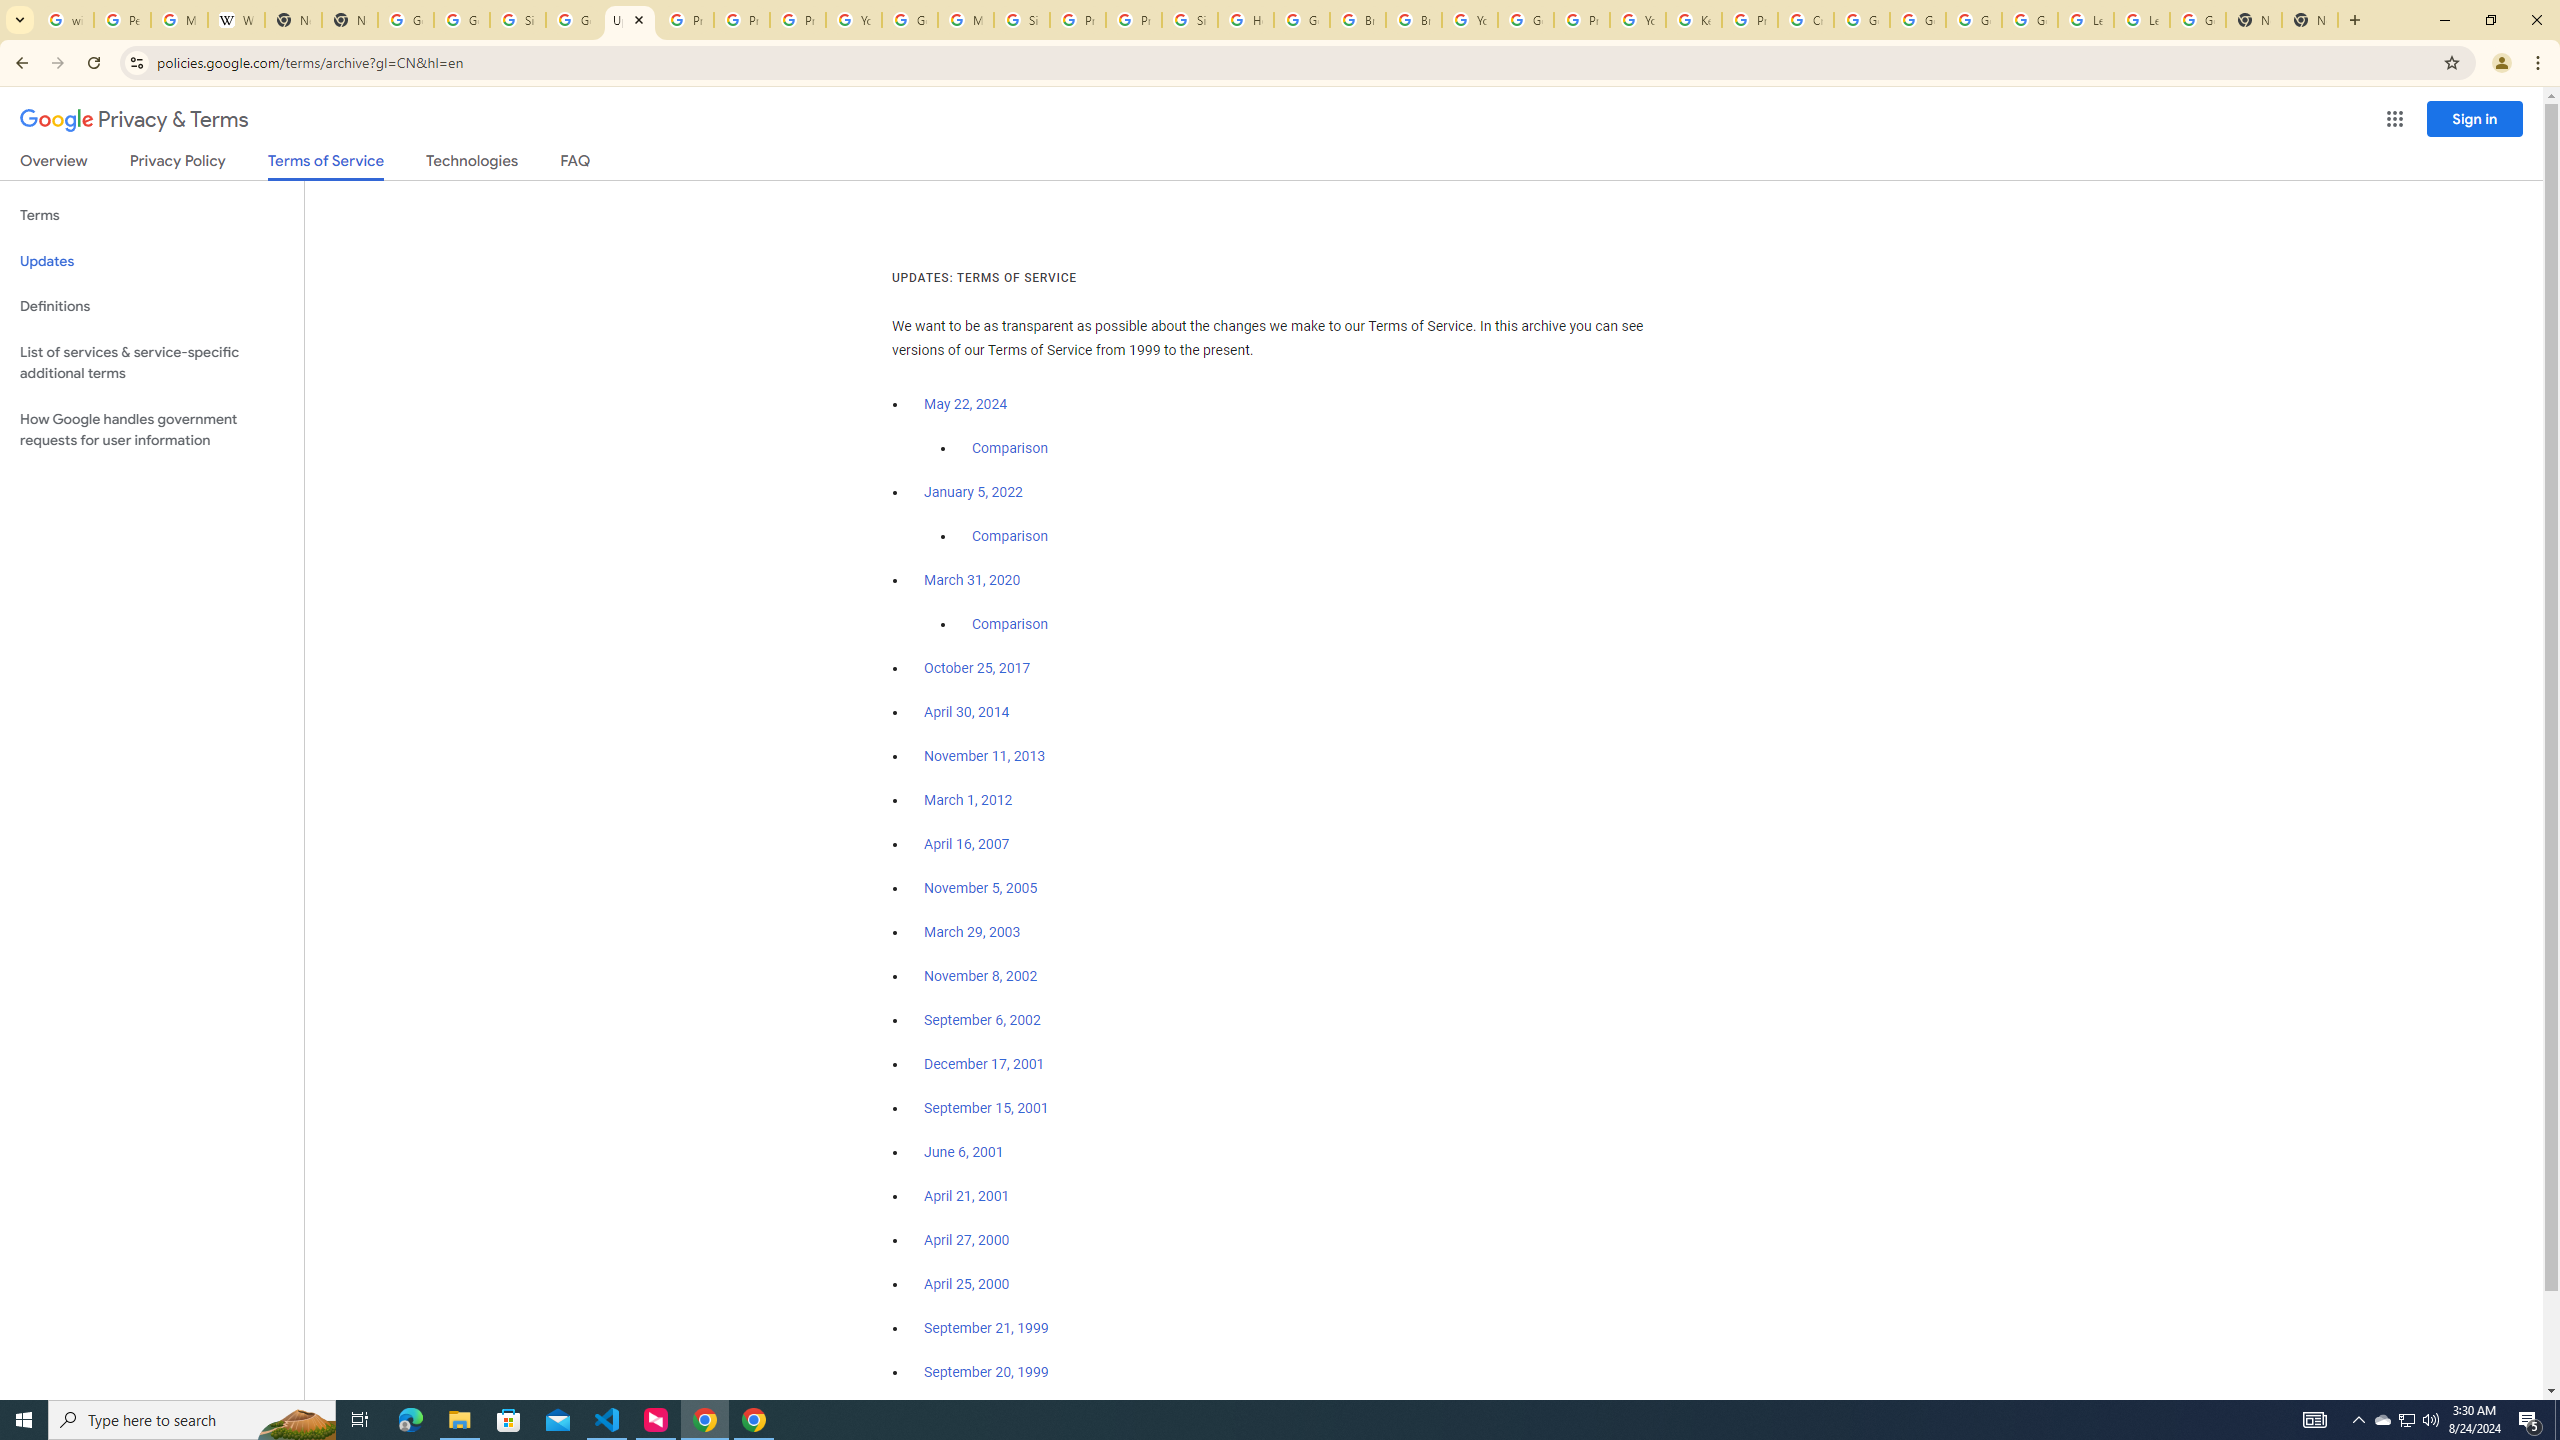 The width and height of the screenshot is (2560, 1440). What do you see at coordinates (179, 19) in the screenshot?
I see `'Manage your Location History - Google Search Help'` at bounding box center [179, 19].